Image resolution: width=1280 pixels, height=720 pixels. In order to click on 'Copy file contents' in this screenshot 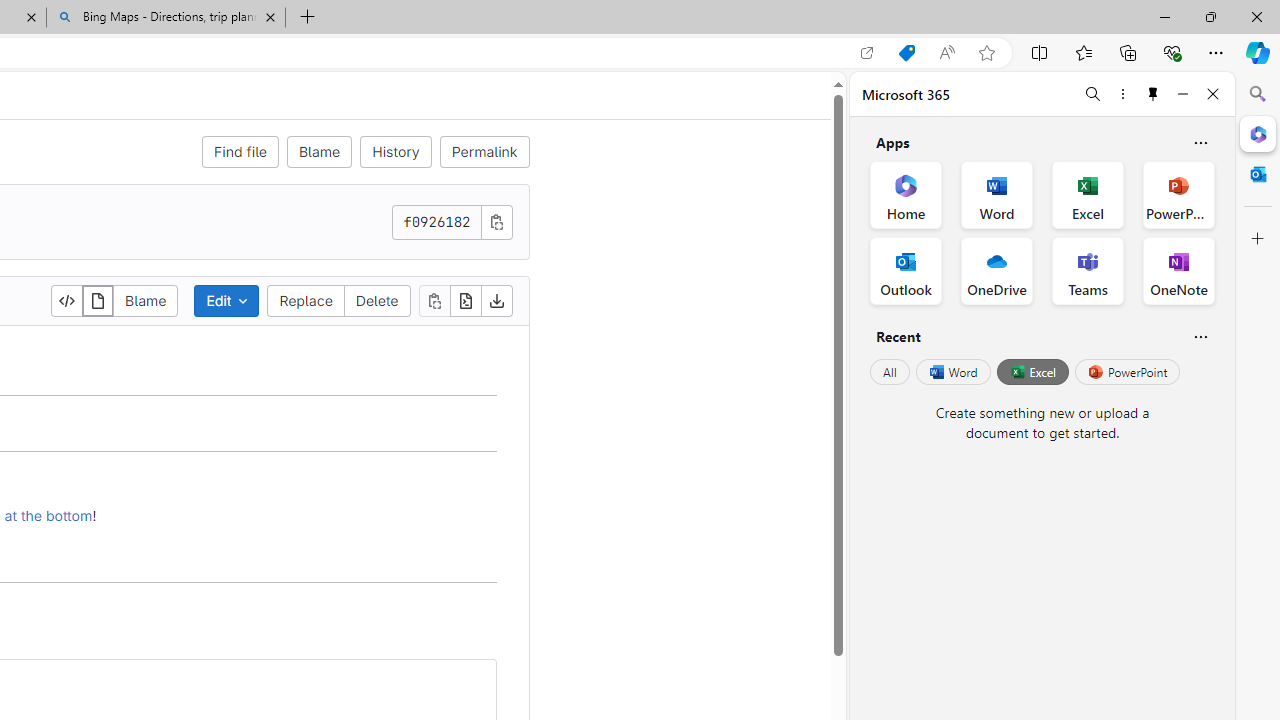, I will do `click(433, 300)`.